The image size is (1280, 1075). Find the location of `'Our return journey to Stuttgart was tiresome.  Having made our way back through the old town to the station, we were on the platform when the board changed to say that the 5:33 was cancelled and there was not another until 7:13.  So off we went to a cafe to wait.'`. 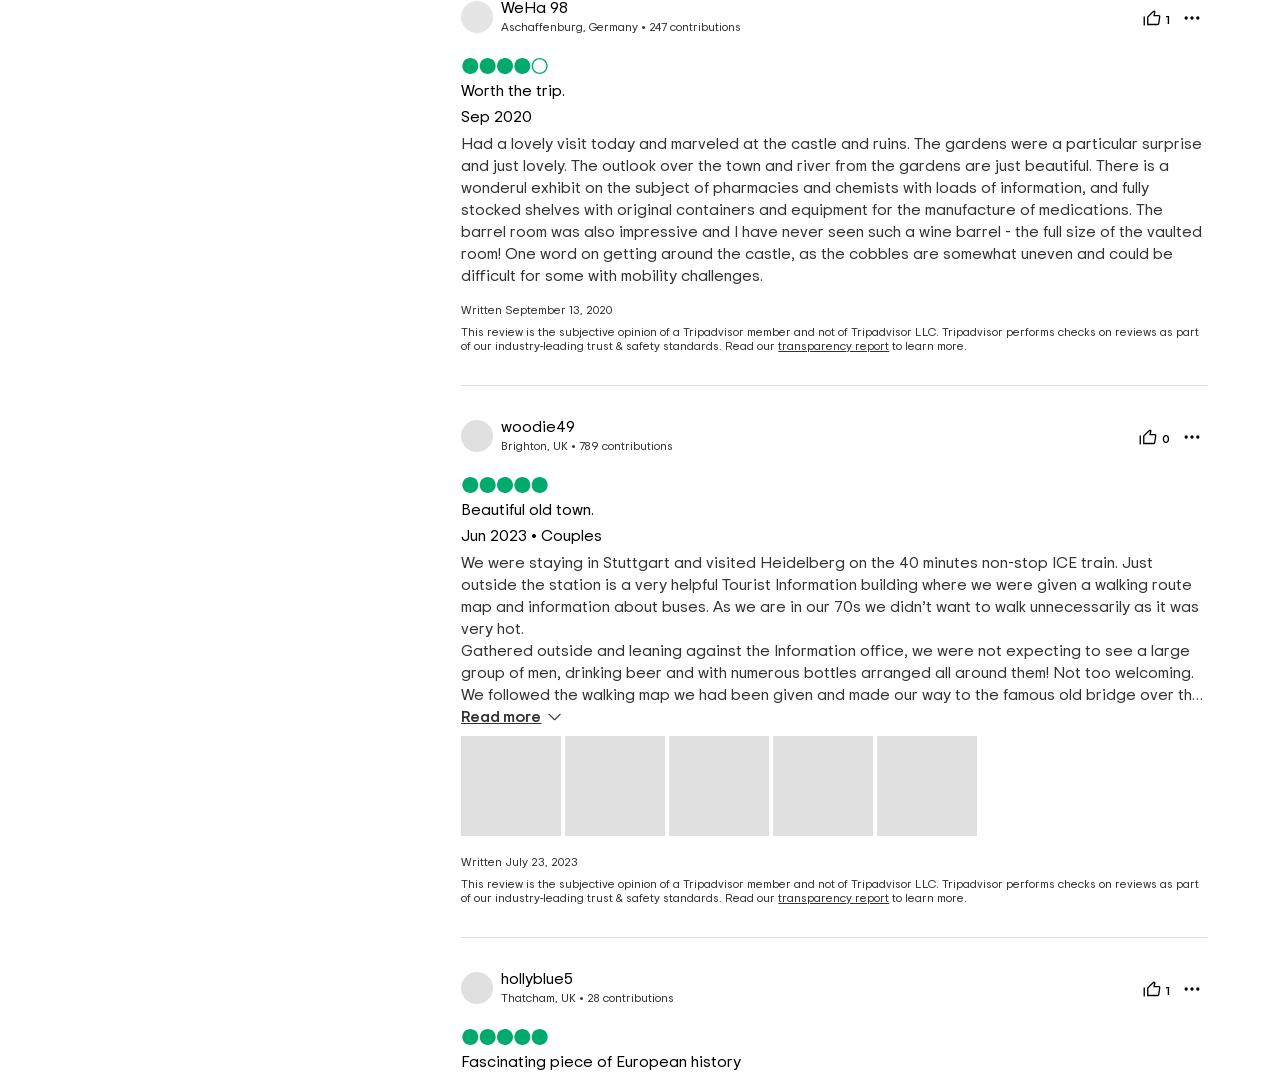

'Our return journey to Stuttgart was tiresome.  Having made our way back through the old town to the station, we were on the platform when the board changed to say that the 5:33 was cancelled and there was not another until 7:13.  So off we went to a cafe to wait.' is located at coordinates (827, 825).